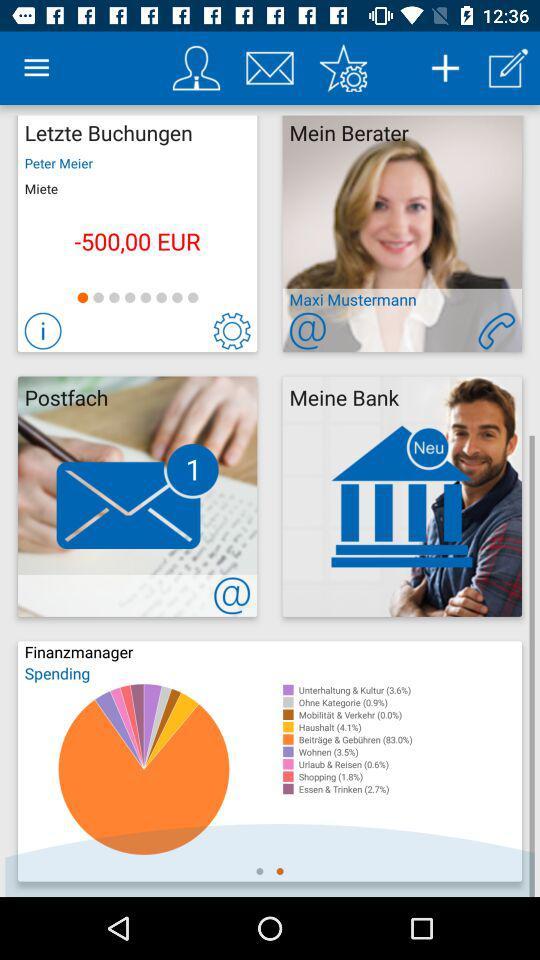 The image size is (540, 960). Describe the element at coordinates (231, 595) in the screenshot. I see `contact us` at that location.